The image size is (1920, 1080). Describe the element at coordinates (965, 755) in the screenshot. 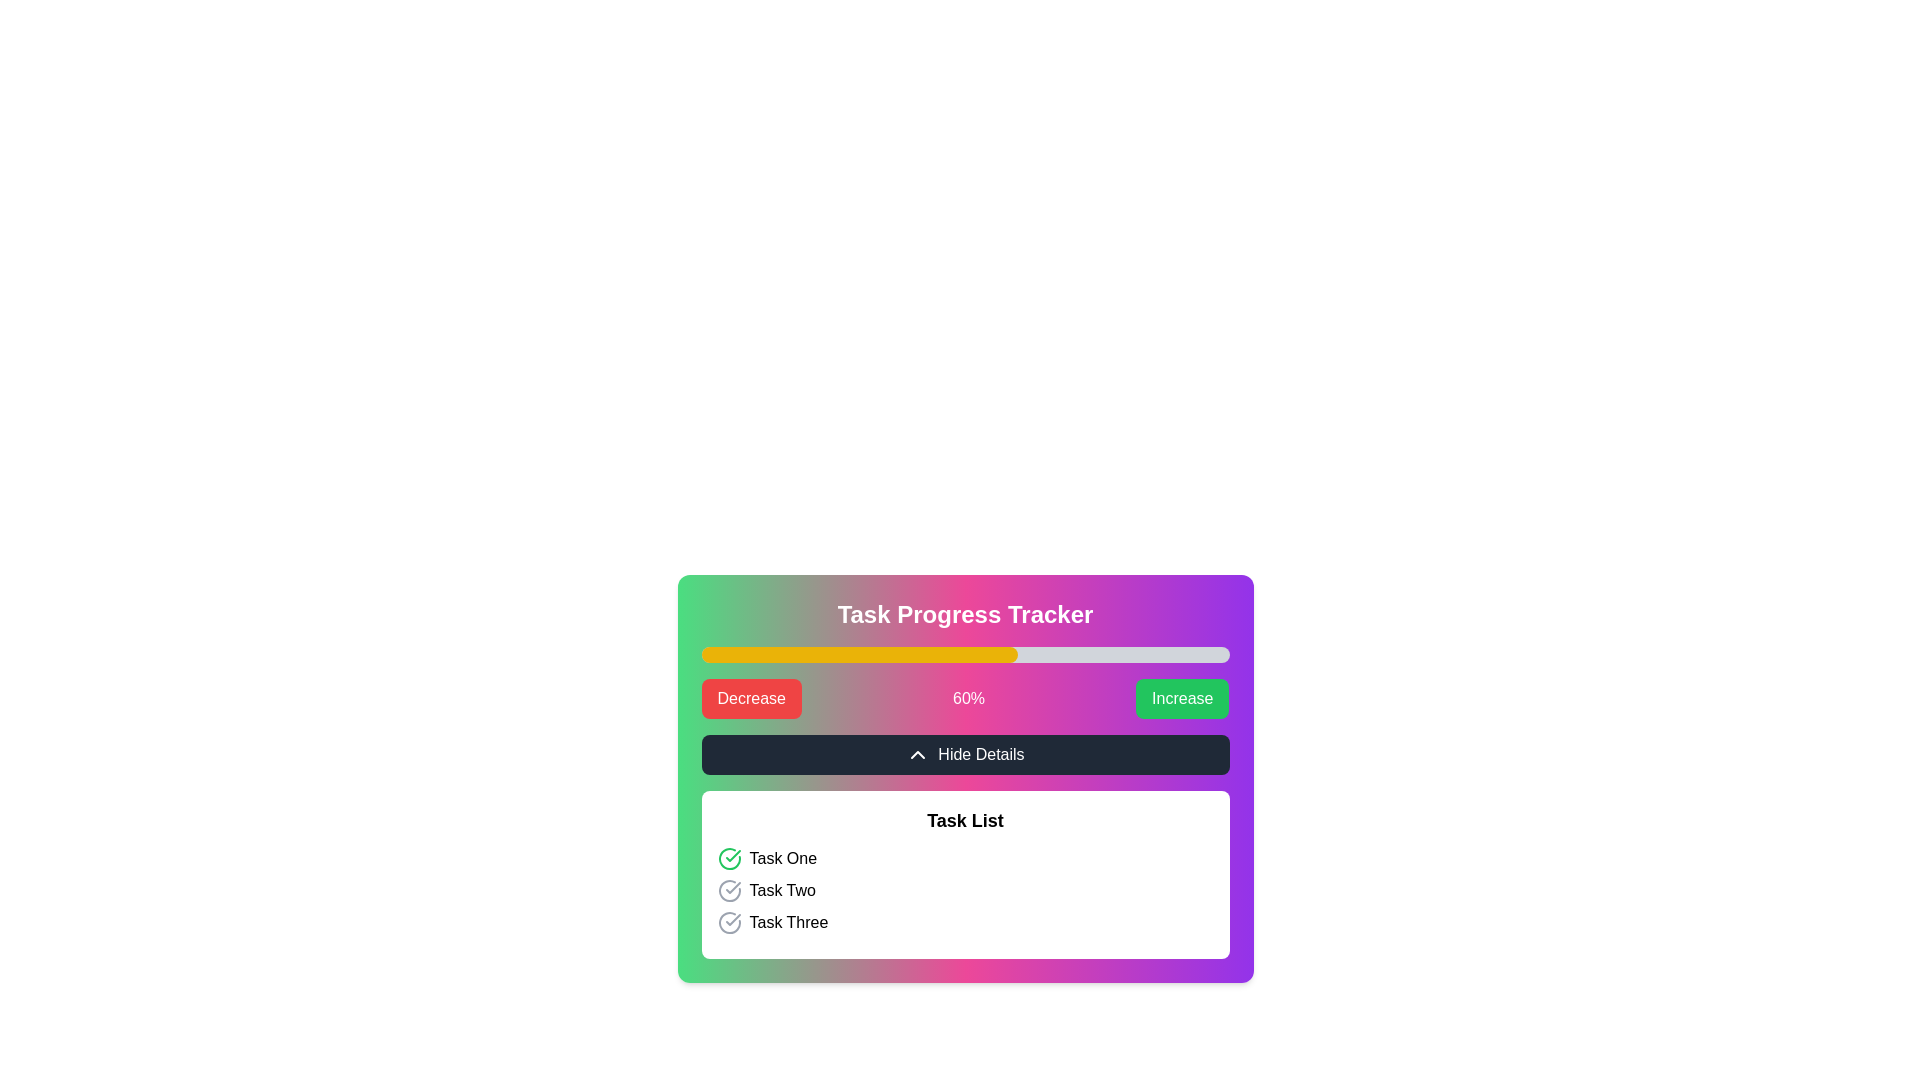

I see `the 'Hide Details' button, which is a dark gray button with rounded edges displaying white text and an upwards-facing chevron icon, located within the 'Task Progress Tracker' panel` at that location.